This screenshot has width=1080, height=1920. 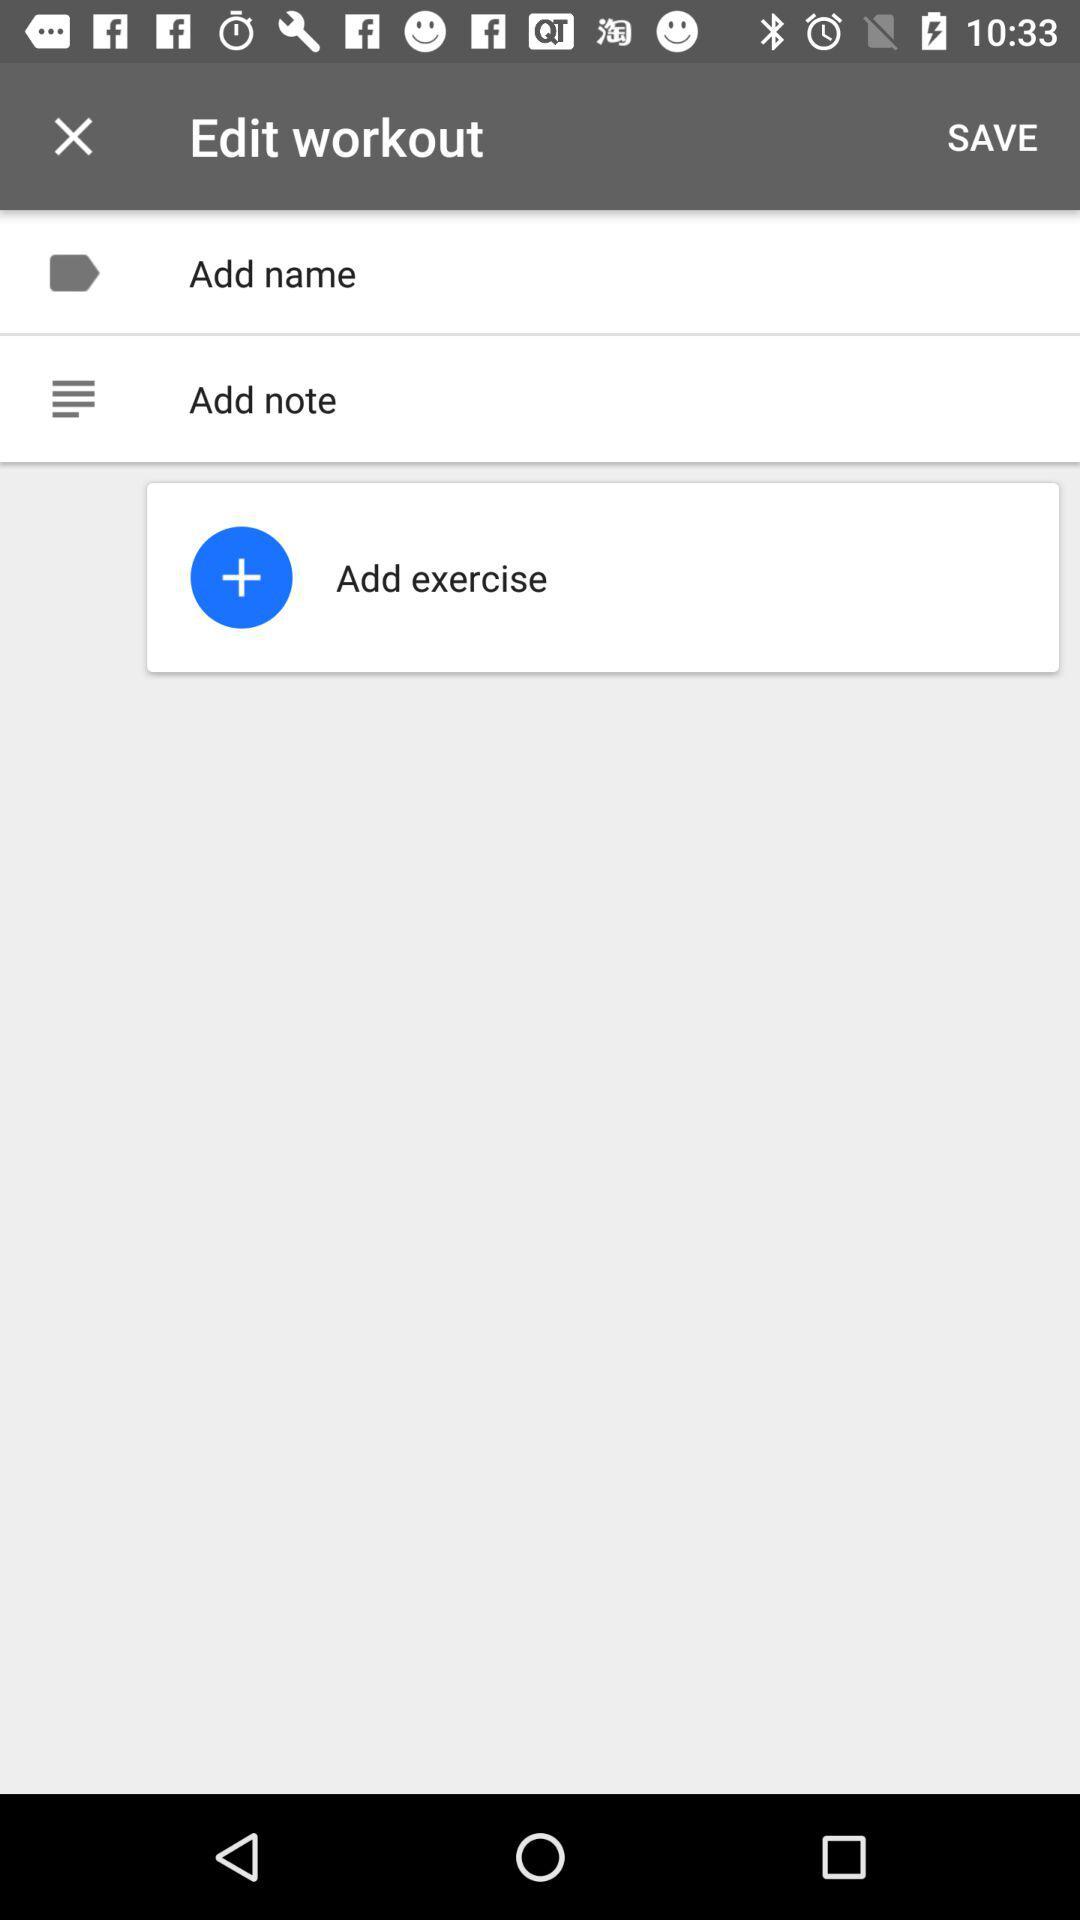 What do you see at coordinates (72, 135) in the screenshot?
I see `the item next to edit workout item` at bounding box center [72, 135].